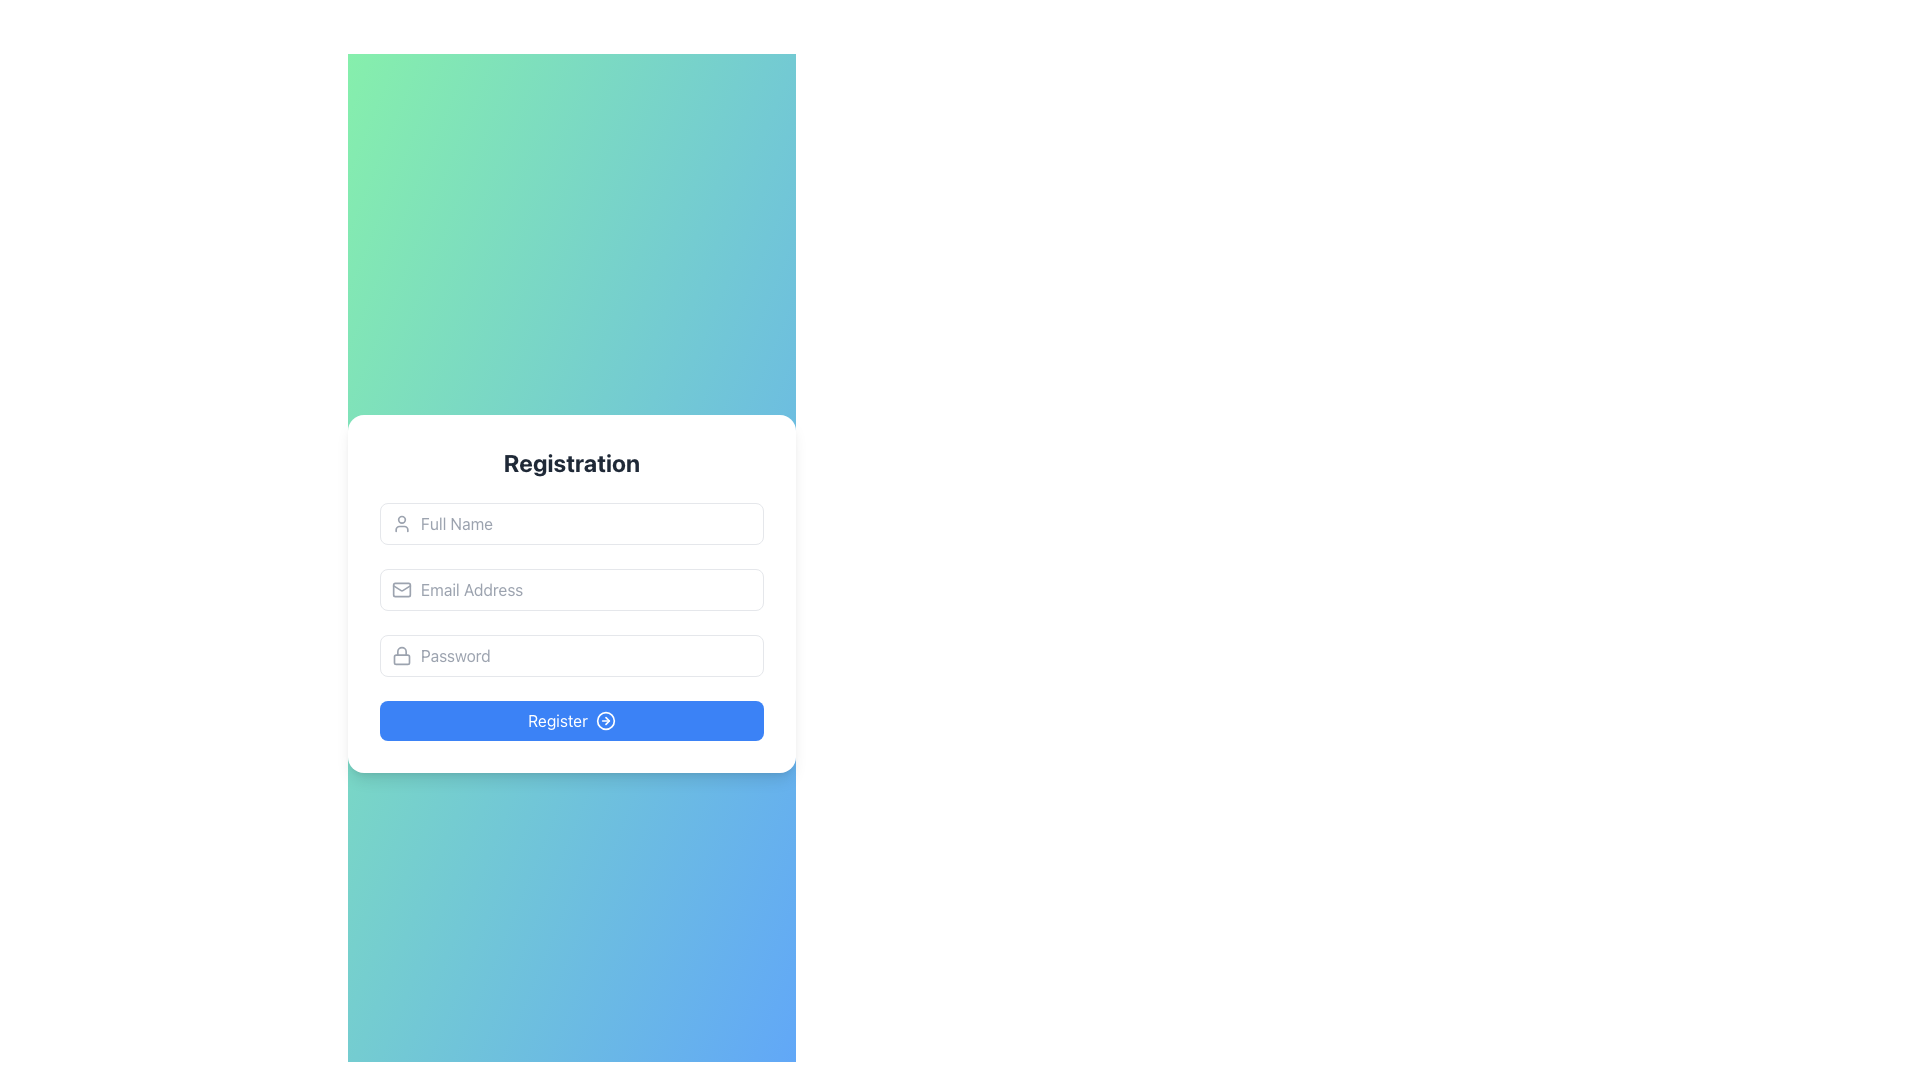 This screenshot has width=1920, height=1080. What do you see at coordinates (401, 589) in the screenshot?
I see `the decorative and informative icon that indicates the purpose of the adjacent email input field, located at the far left of the input box` at bounding box center [401, 589].